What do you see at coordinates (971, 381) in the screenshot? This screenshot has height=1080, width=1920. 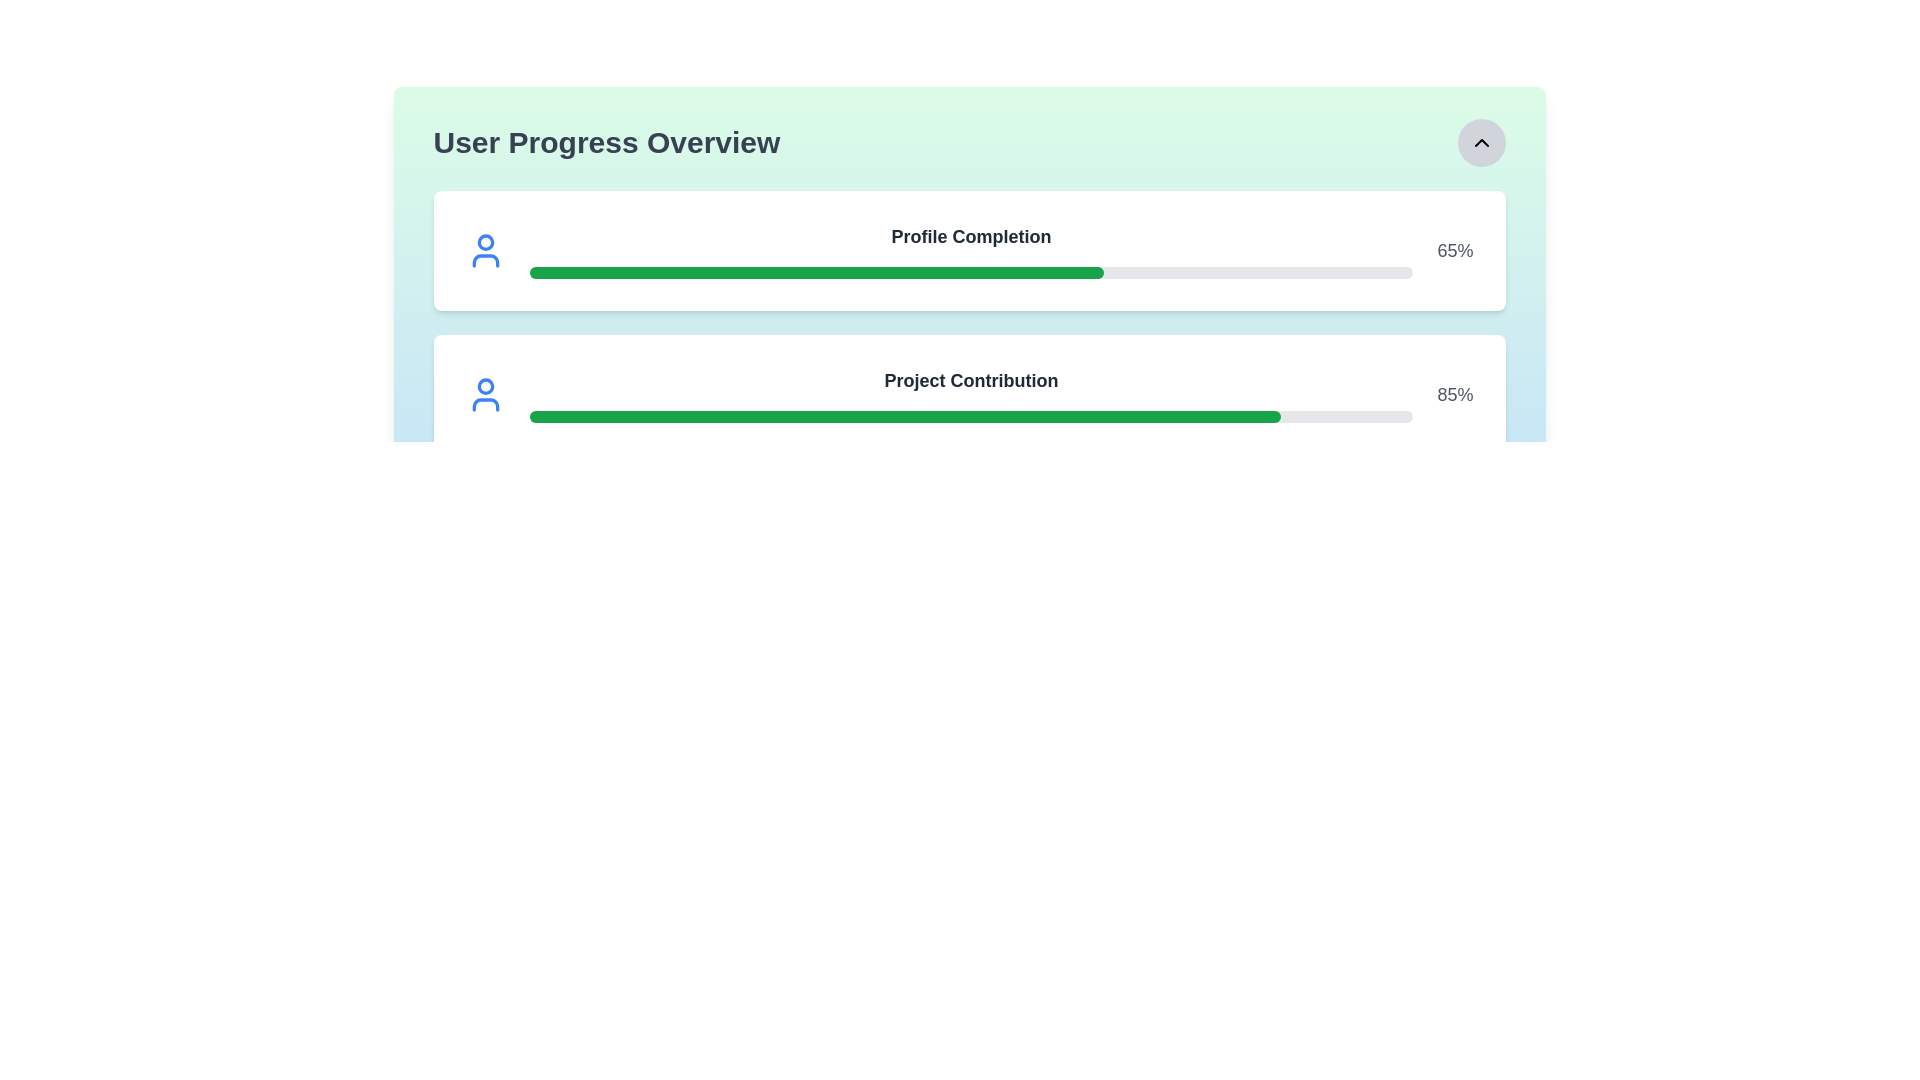 I see `the descriptive title text label for the progress bar indicating the user's contribution to a specific project, which is centered above the green and gray progress bar` at bounding box center [971, 381].